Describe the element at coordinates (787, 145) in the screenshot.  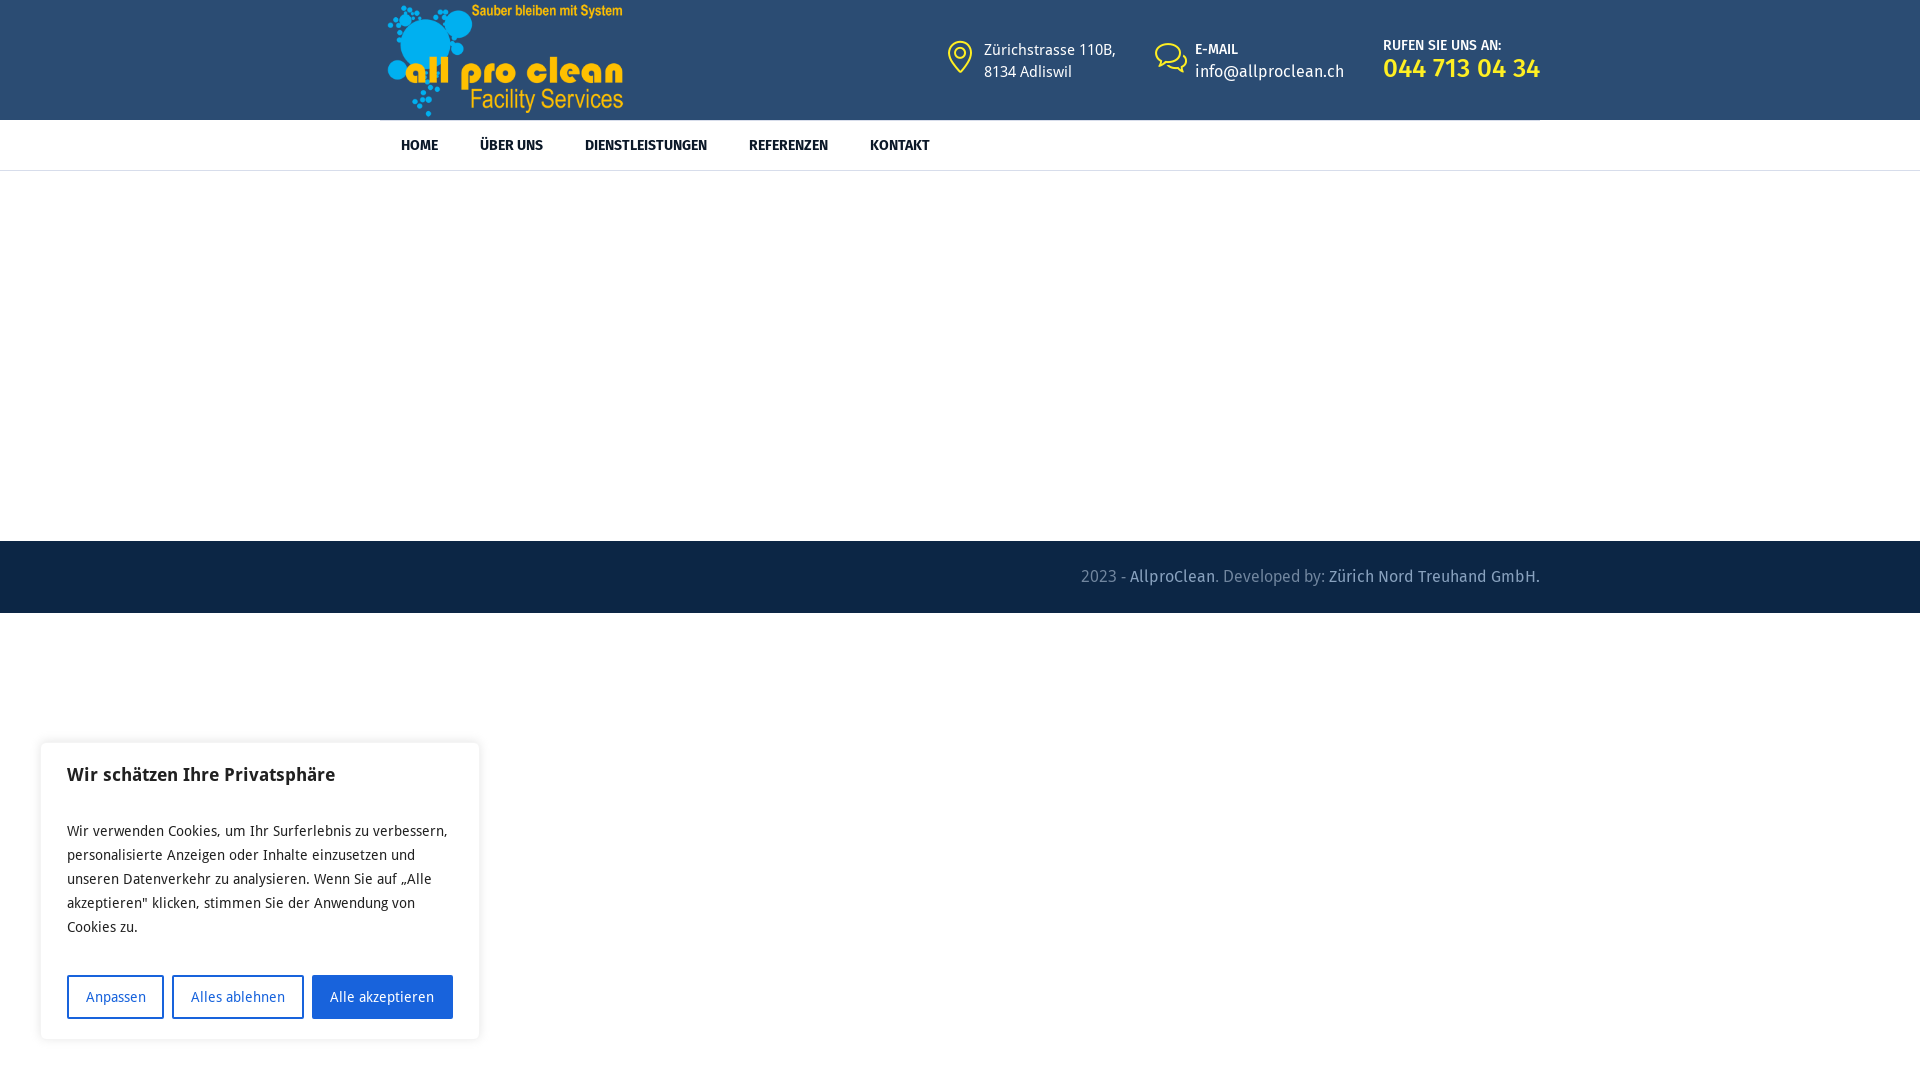
I see `'REFERENZEN'` at that location.